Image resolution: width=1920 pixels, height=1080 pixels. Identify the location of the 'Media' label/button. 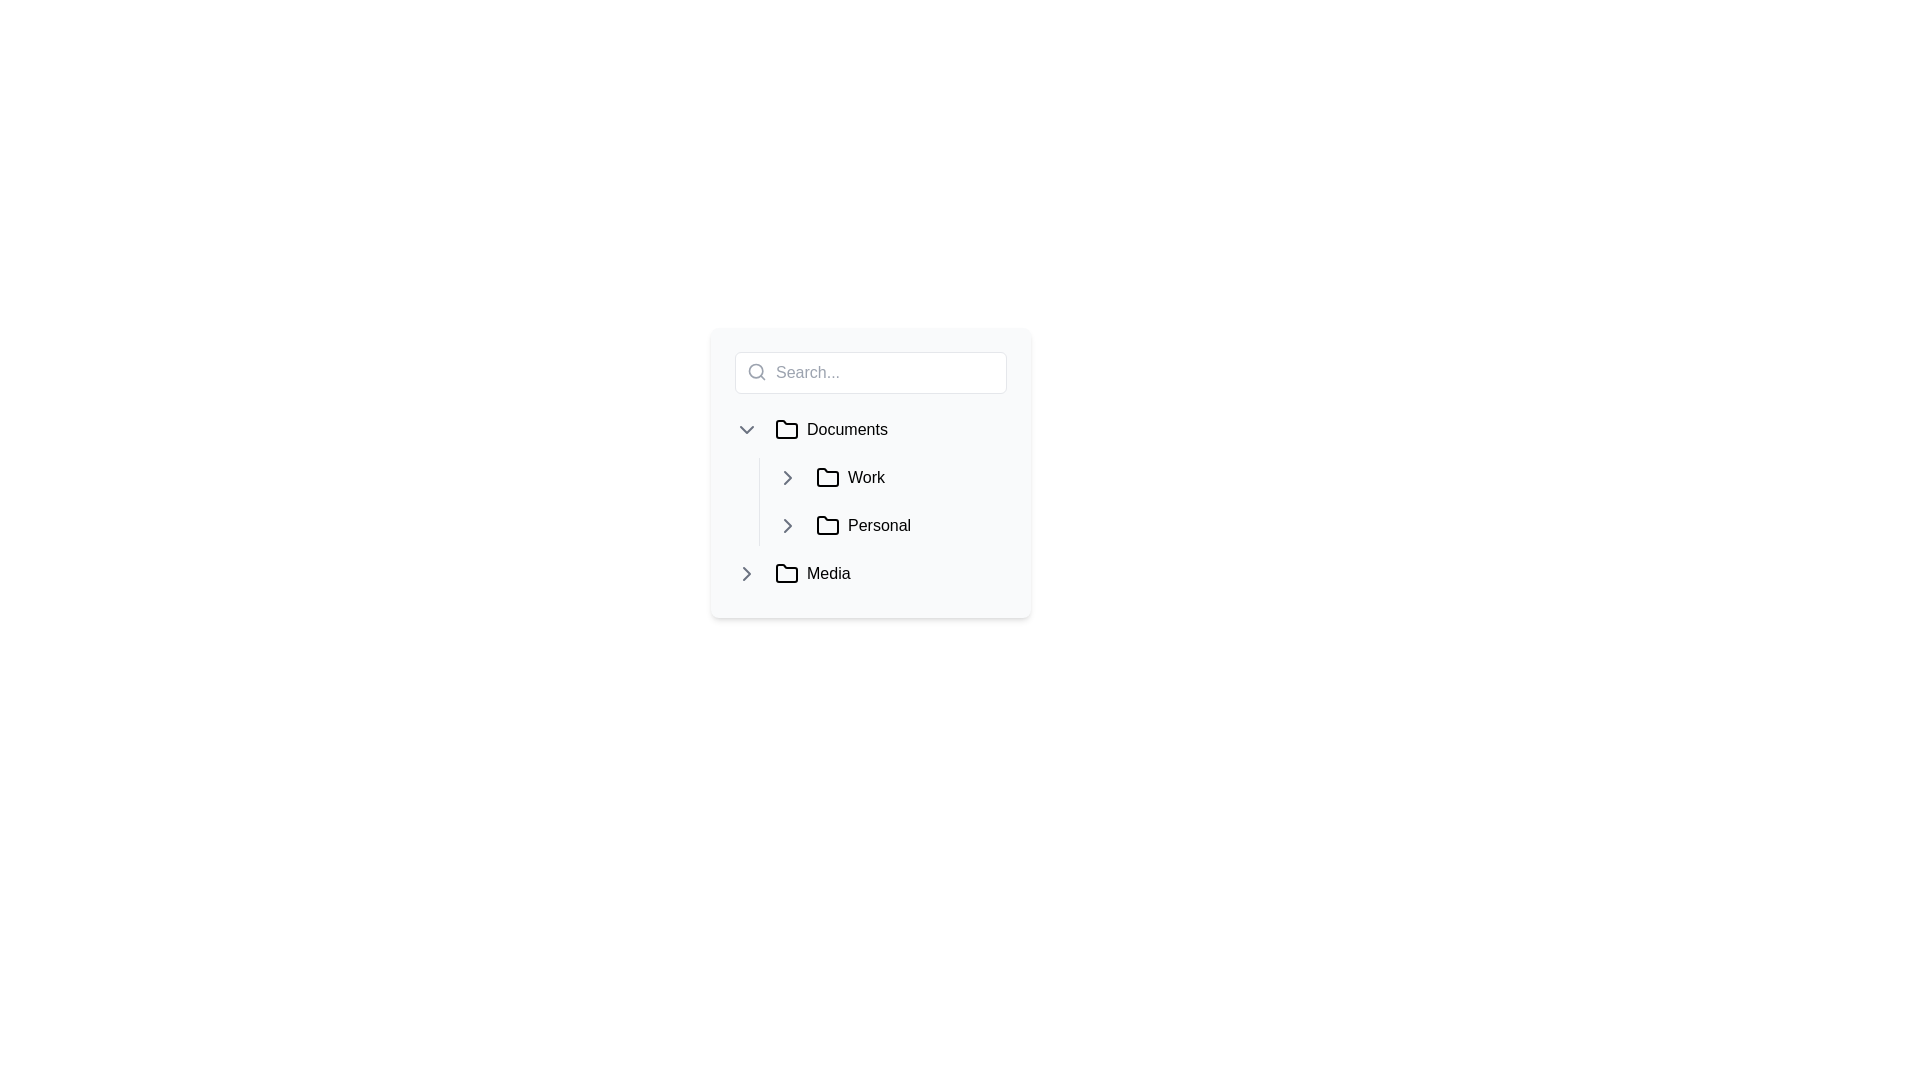
(828, 574).